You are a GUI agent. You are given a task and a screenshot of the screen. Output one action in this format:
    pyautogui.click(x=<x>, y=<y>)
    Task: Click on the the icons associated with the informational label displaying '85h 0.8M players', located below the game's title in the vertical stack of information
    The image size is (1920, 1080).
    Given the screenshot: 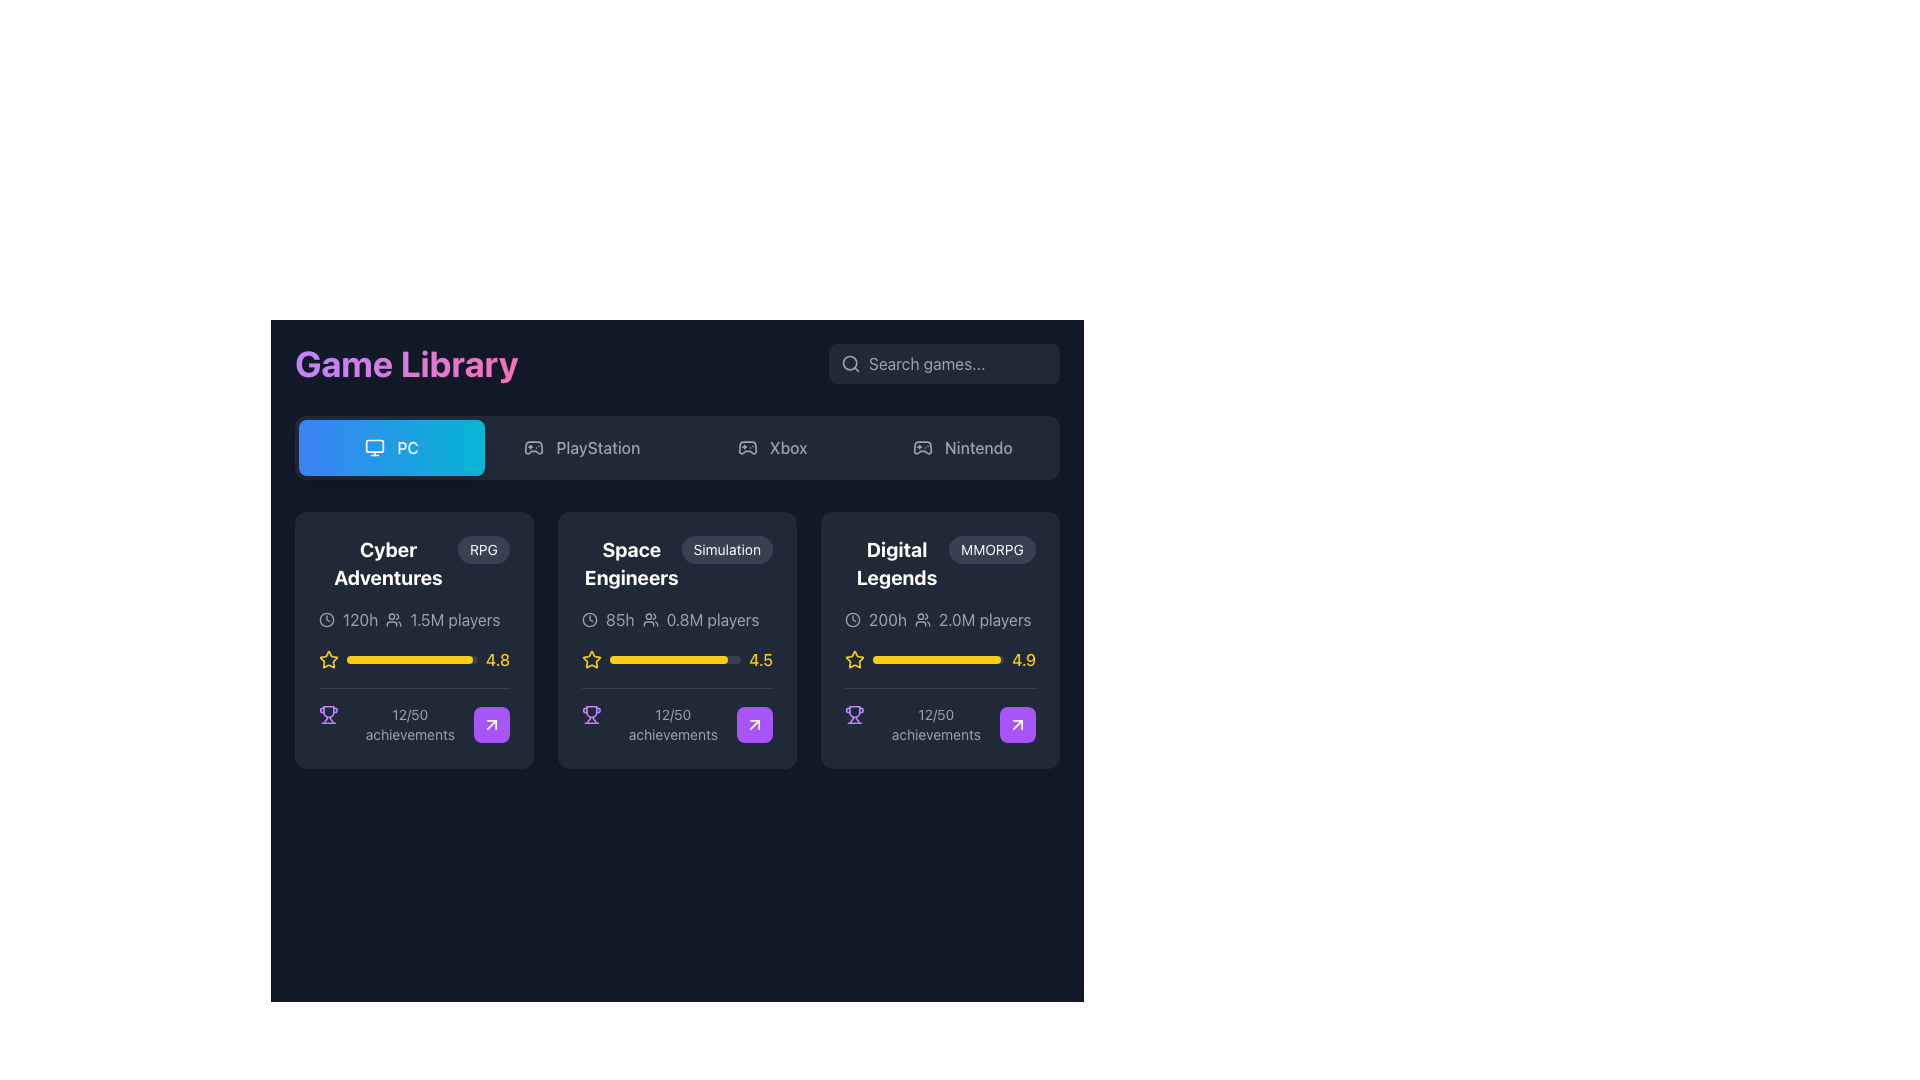 What is the action you would take?
    pyautogui.click(x=677, y=619)
    